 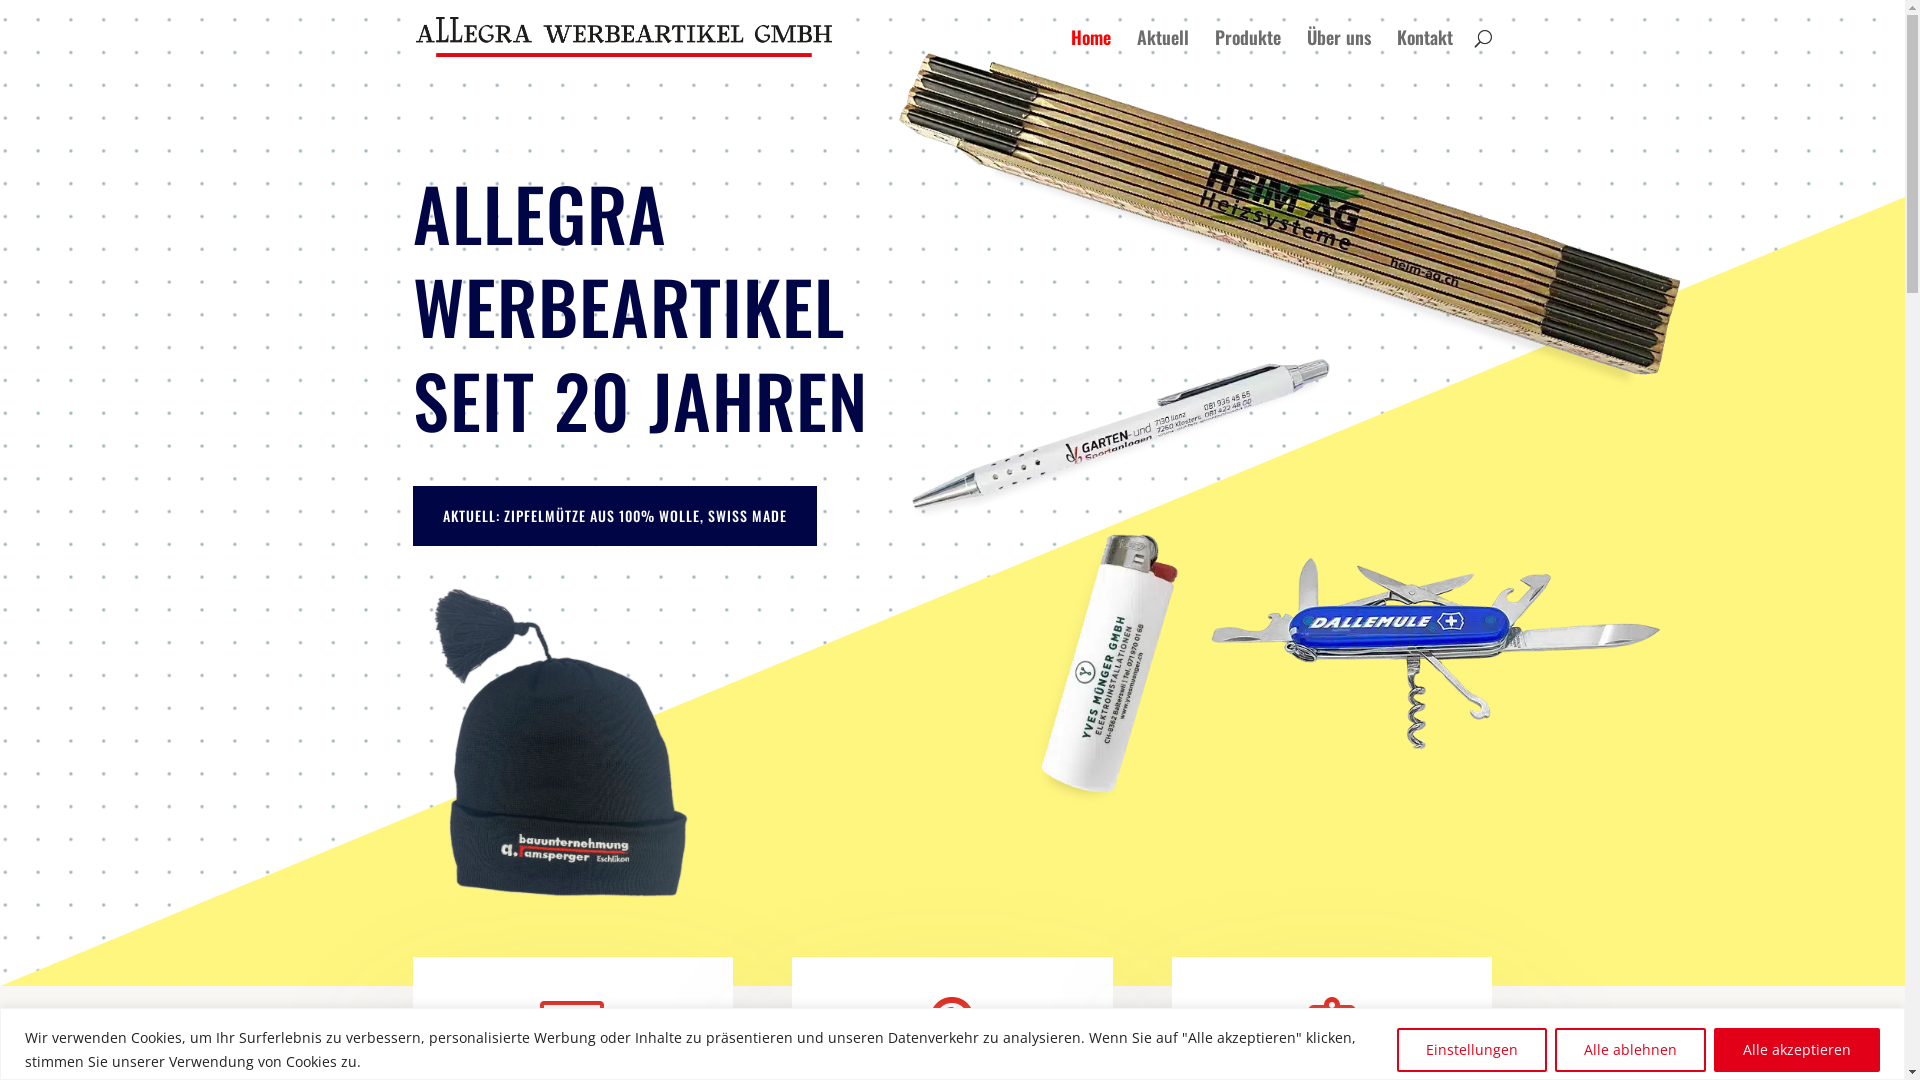 What do you see at coordinates (1630, 1048) in the screenshot?
I see `'Alle ablehnen'` at bounding box center [1630, 1048].